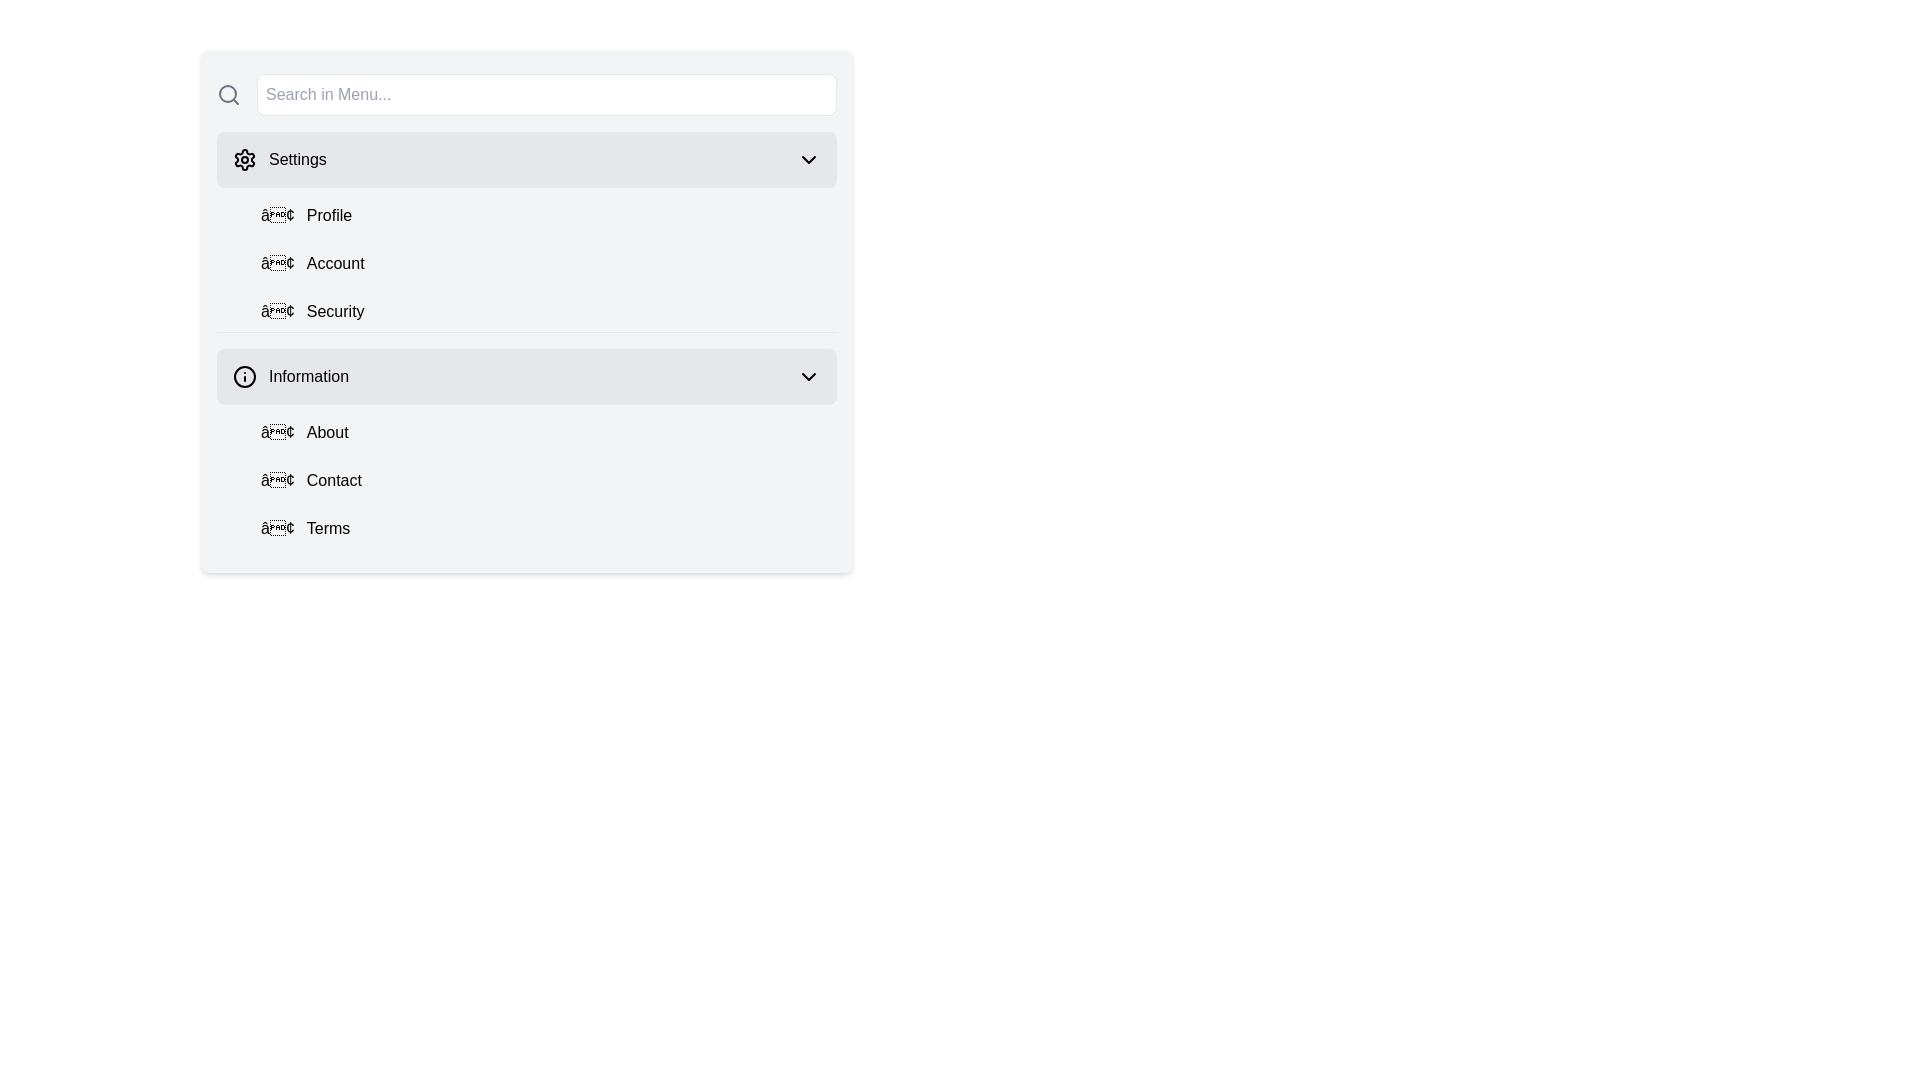 The height and width of the screenshot is (1080, 1920). I want to click on the menu item that serves as a navigation option, so click(278, 158).